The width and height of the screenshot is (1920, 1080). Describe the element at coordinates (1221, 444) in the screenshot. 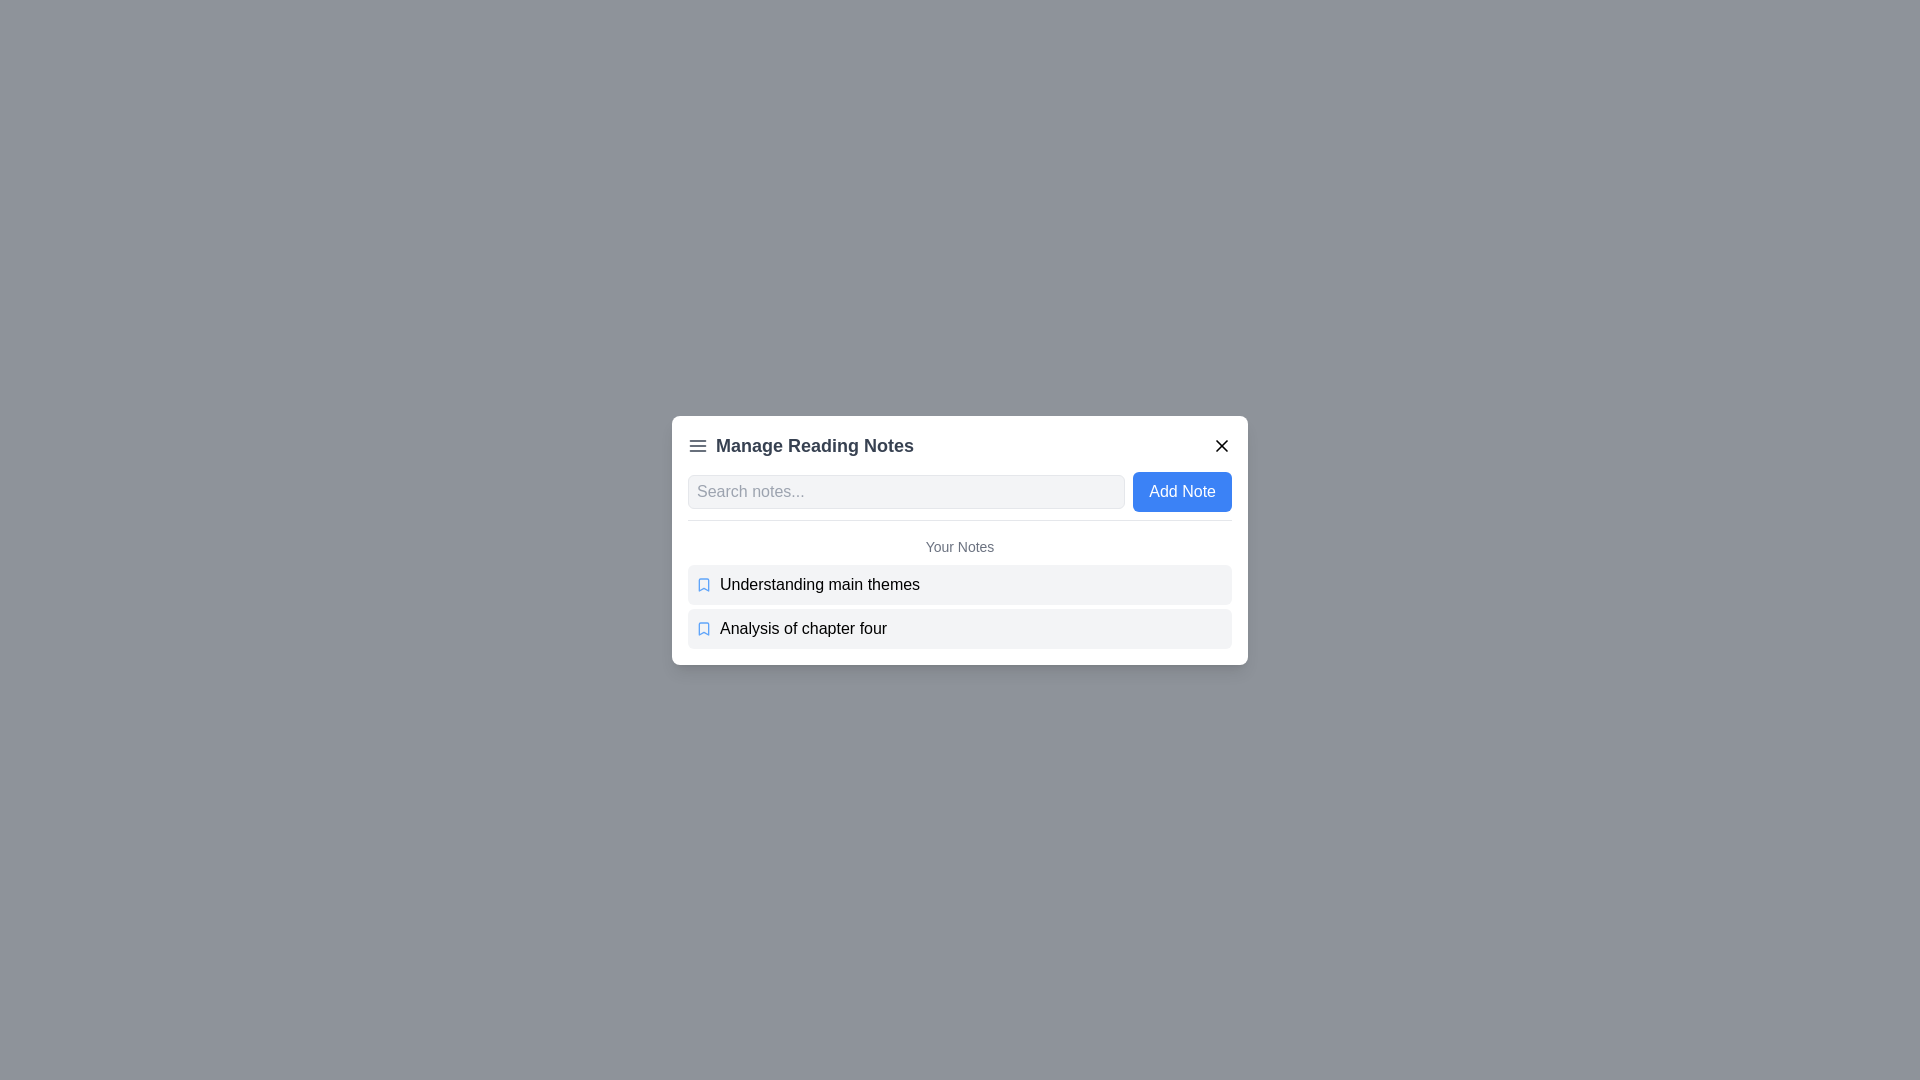

I see `the close button to close the dialog` at that location.